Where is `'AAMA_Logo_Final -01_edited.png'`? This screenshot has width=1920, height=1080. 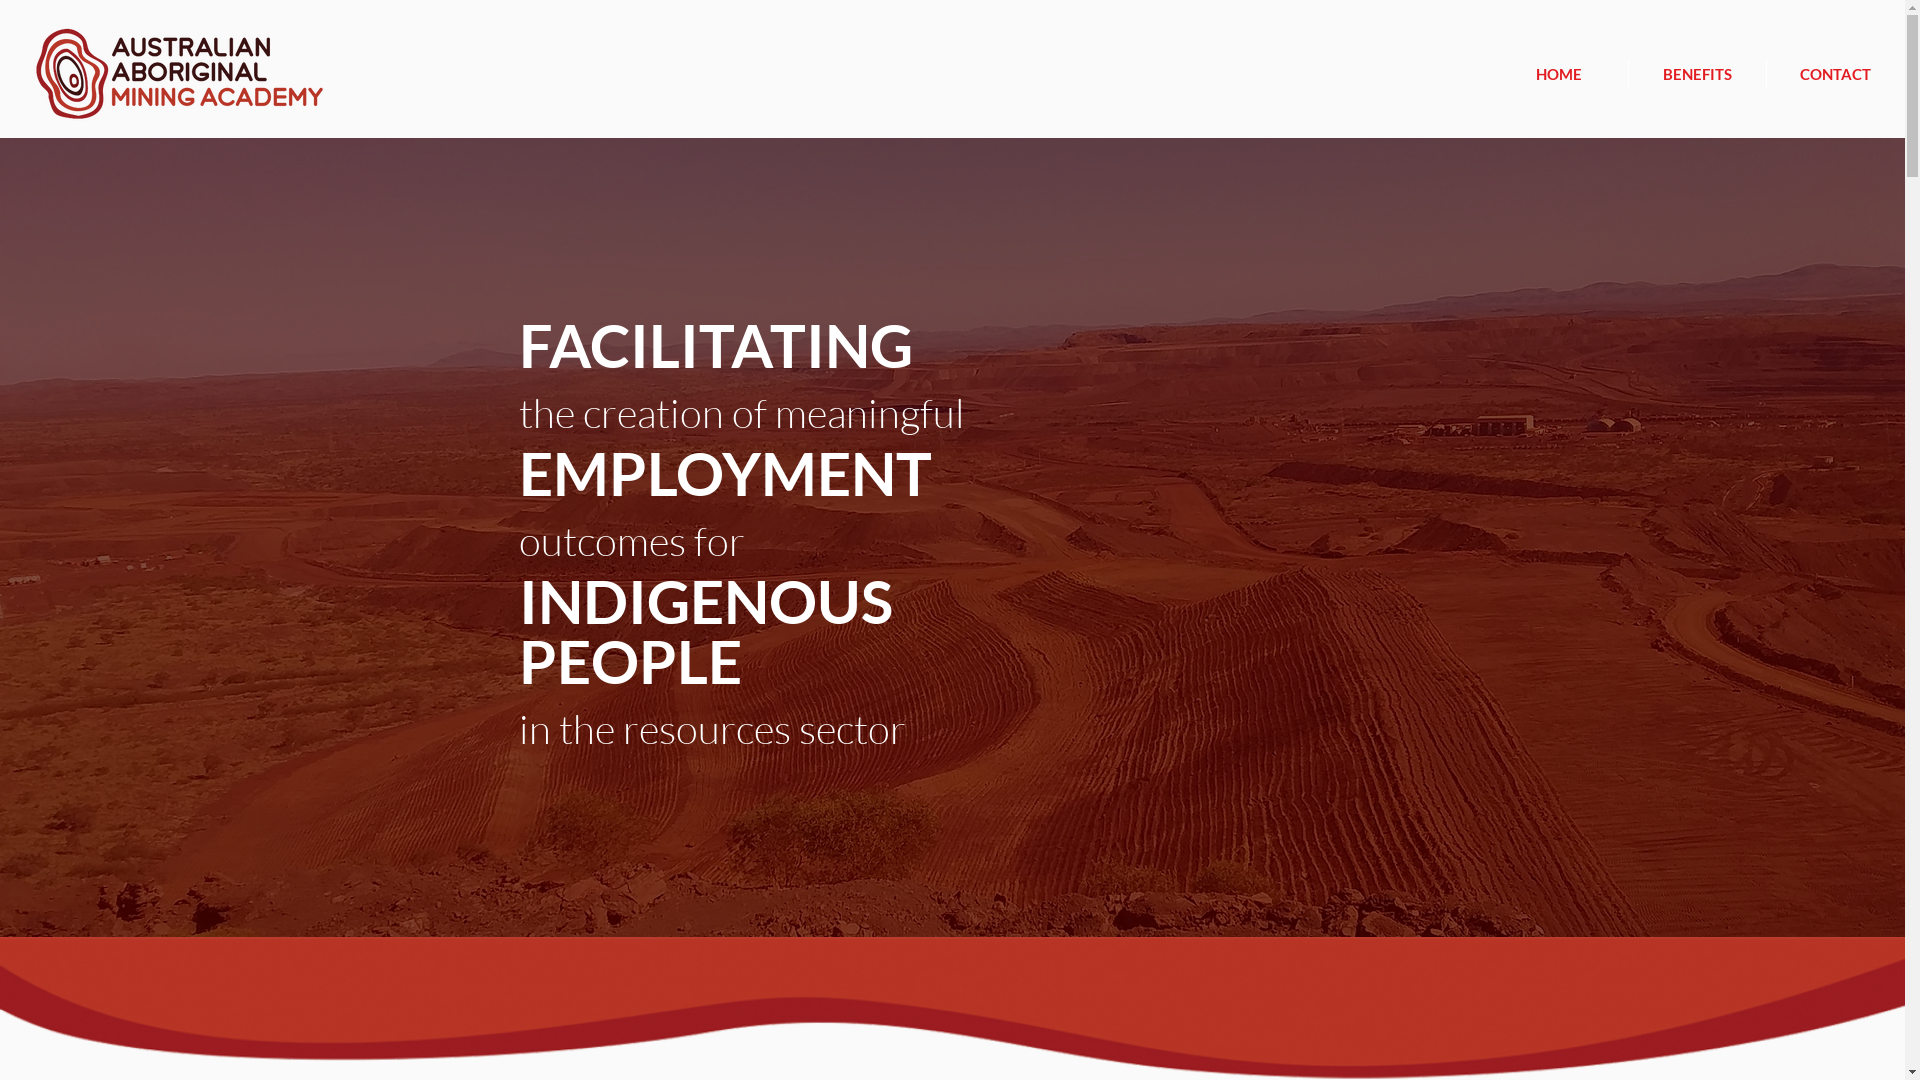
'AAMA_Logo_Final -01_edited.png' is located at coordinates (179, 72).